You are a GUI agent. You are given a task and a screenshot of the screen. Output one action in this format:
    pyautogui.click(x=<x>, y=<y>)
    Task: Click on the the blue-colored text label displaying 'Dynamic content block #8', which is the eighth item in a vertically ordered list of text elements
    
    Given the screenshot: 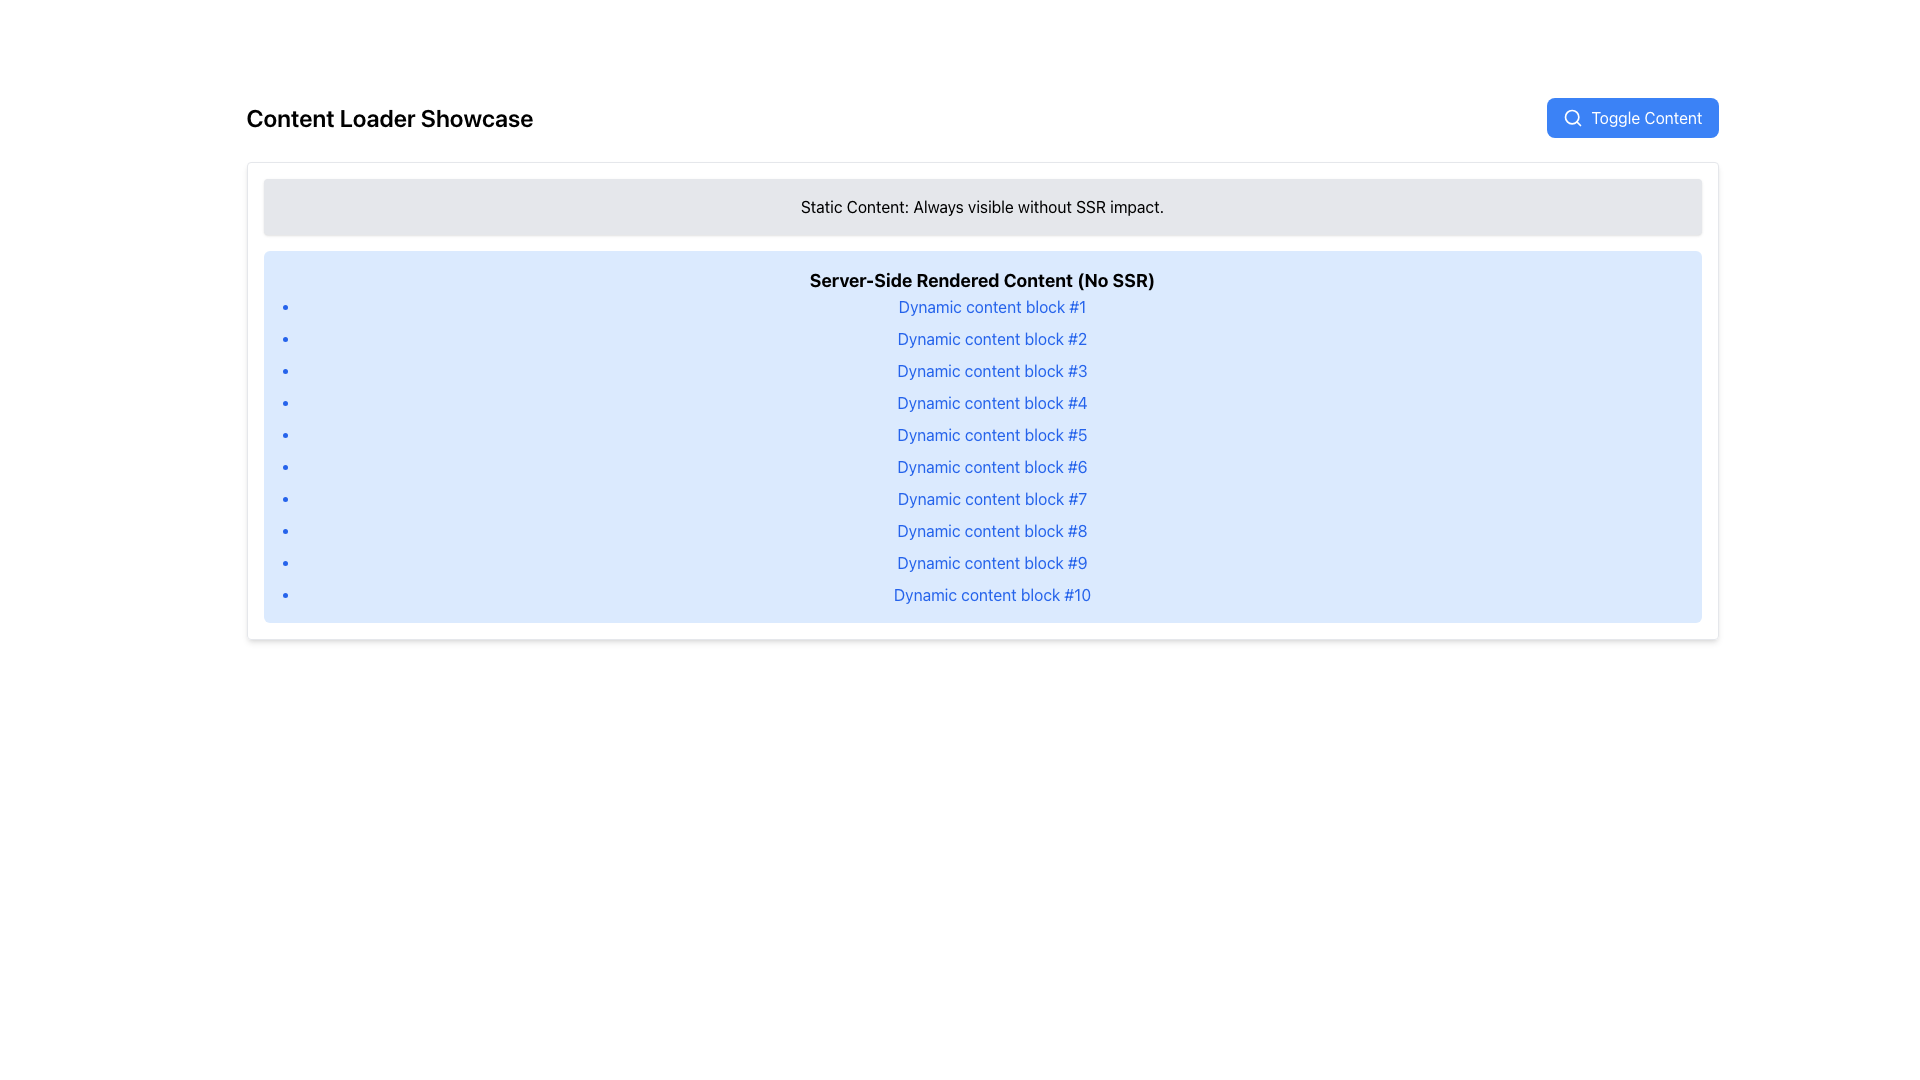 What is the action you would take?
    pyautogui.click(x=992, y=530)
    